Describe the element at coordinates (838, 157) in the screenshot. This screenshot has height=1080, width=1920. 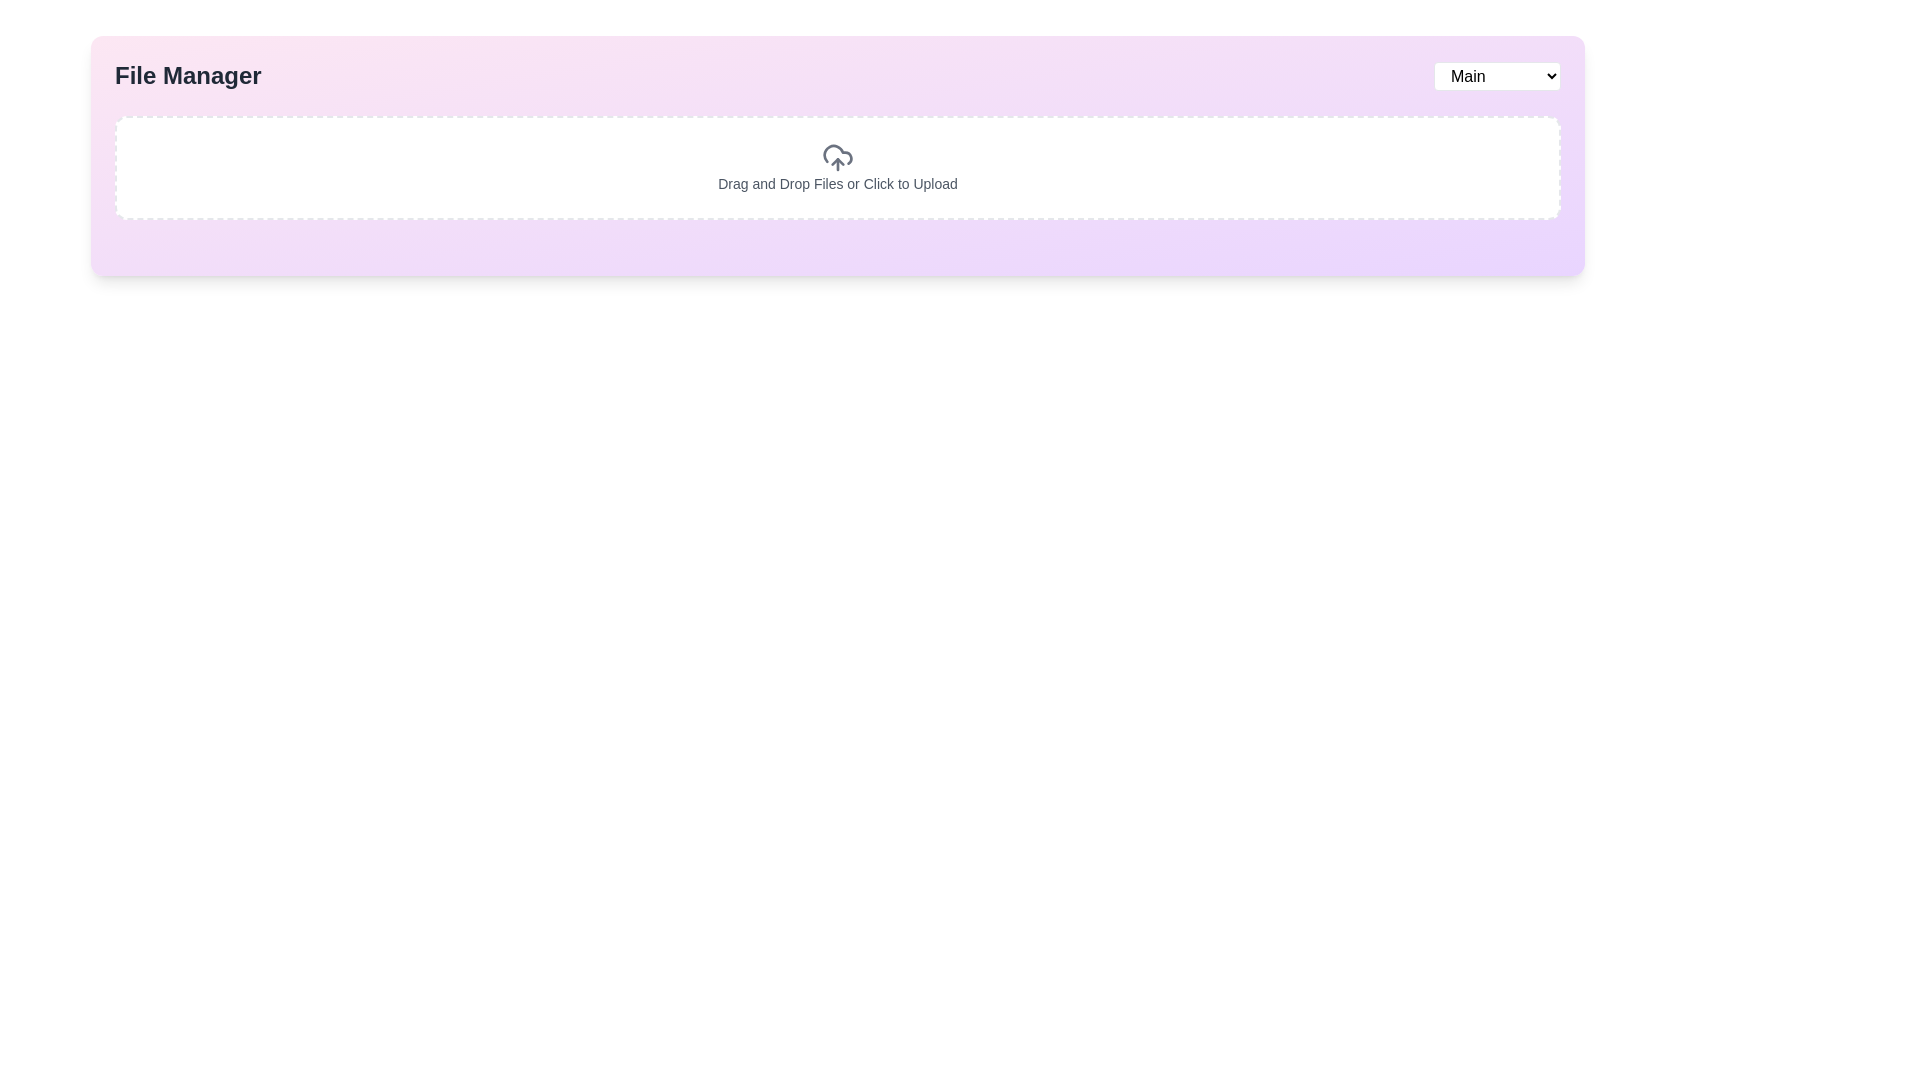
I see `the area surrounding the upload icon located centrally within the 'Drag and Drop Files or Click to Upload' box to initiate the upload process` at that location.